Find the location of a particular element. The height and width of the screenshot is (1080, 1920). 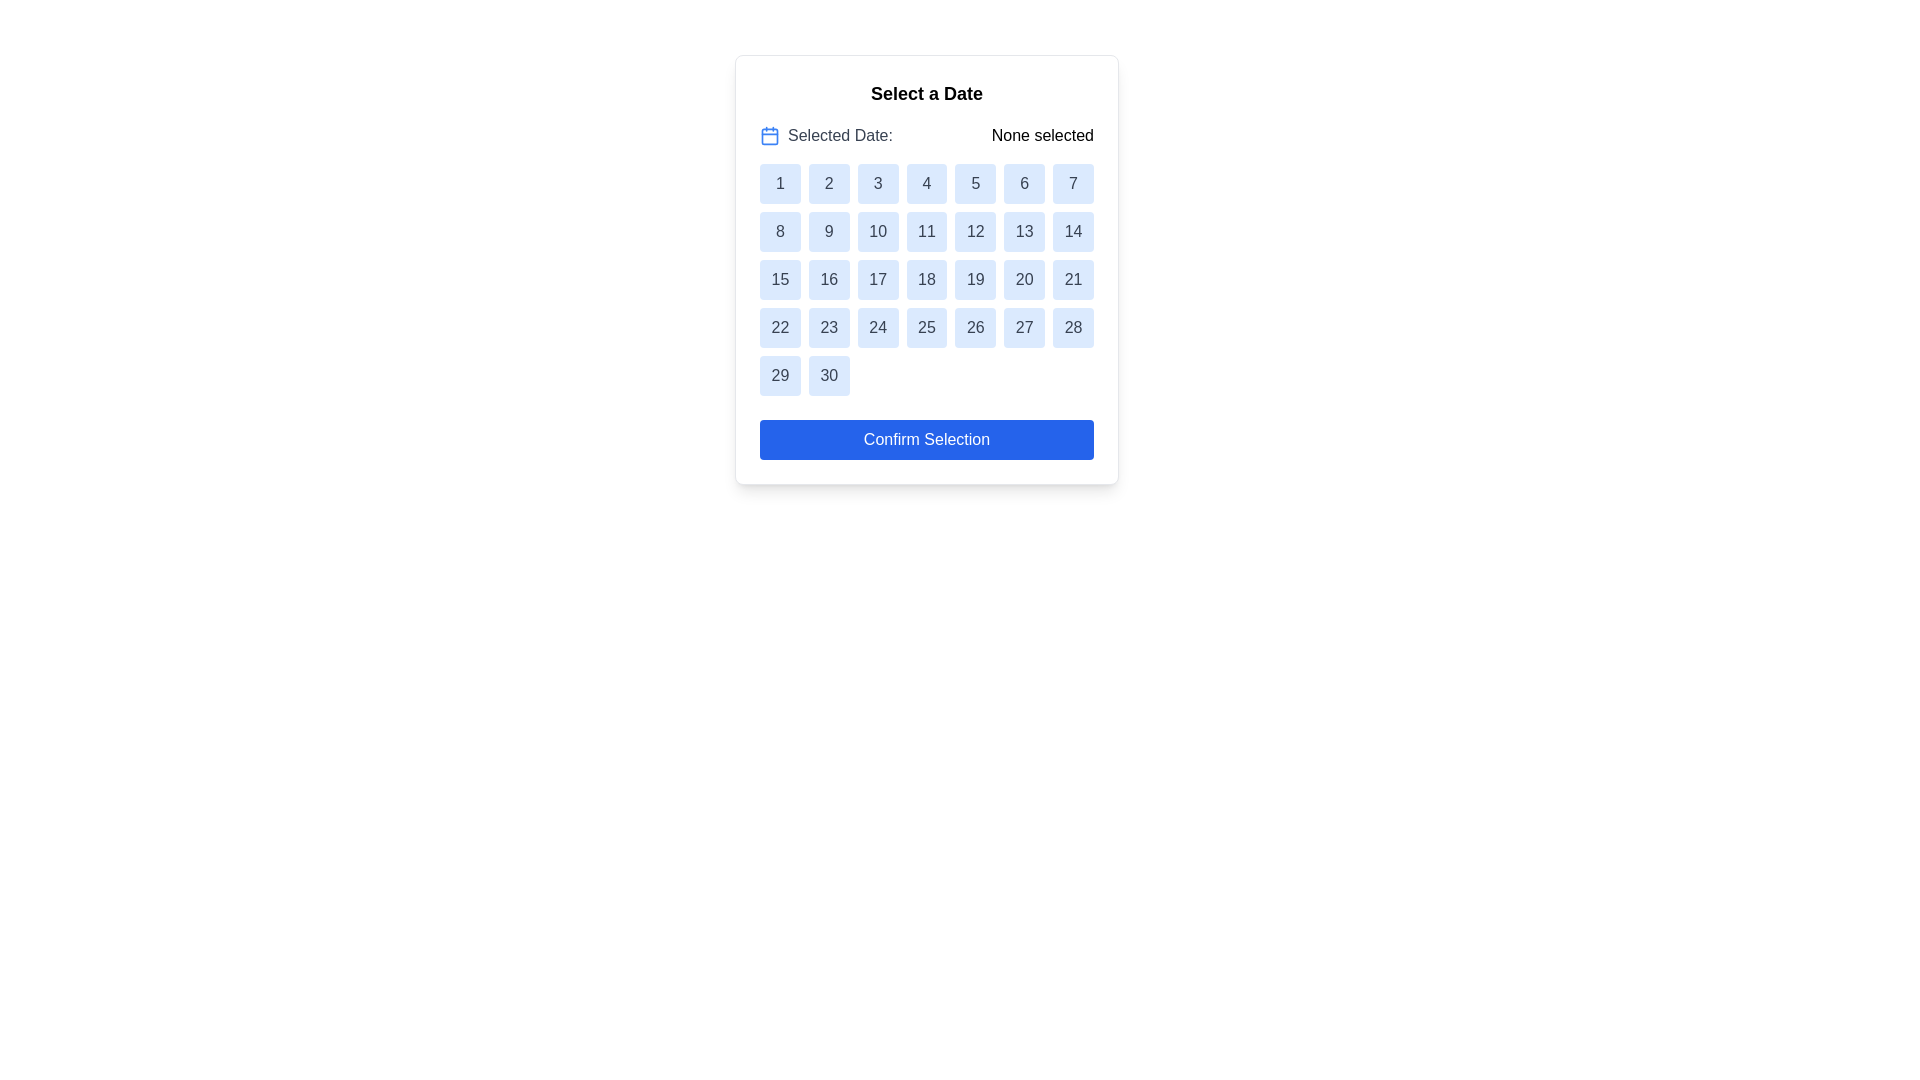

the small rectangular button with a light blue background and rounded corners that contains the number '1' in dark gray font to confirm the selection is located at coordinates (779, 184).